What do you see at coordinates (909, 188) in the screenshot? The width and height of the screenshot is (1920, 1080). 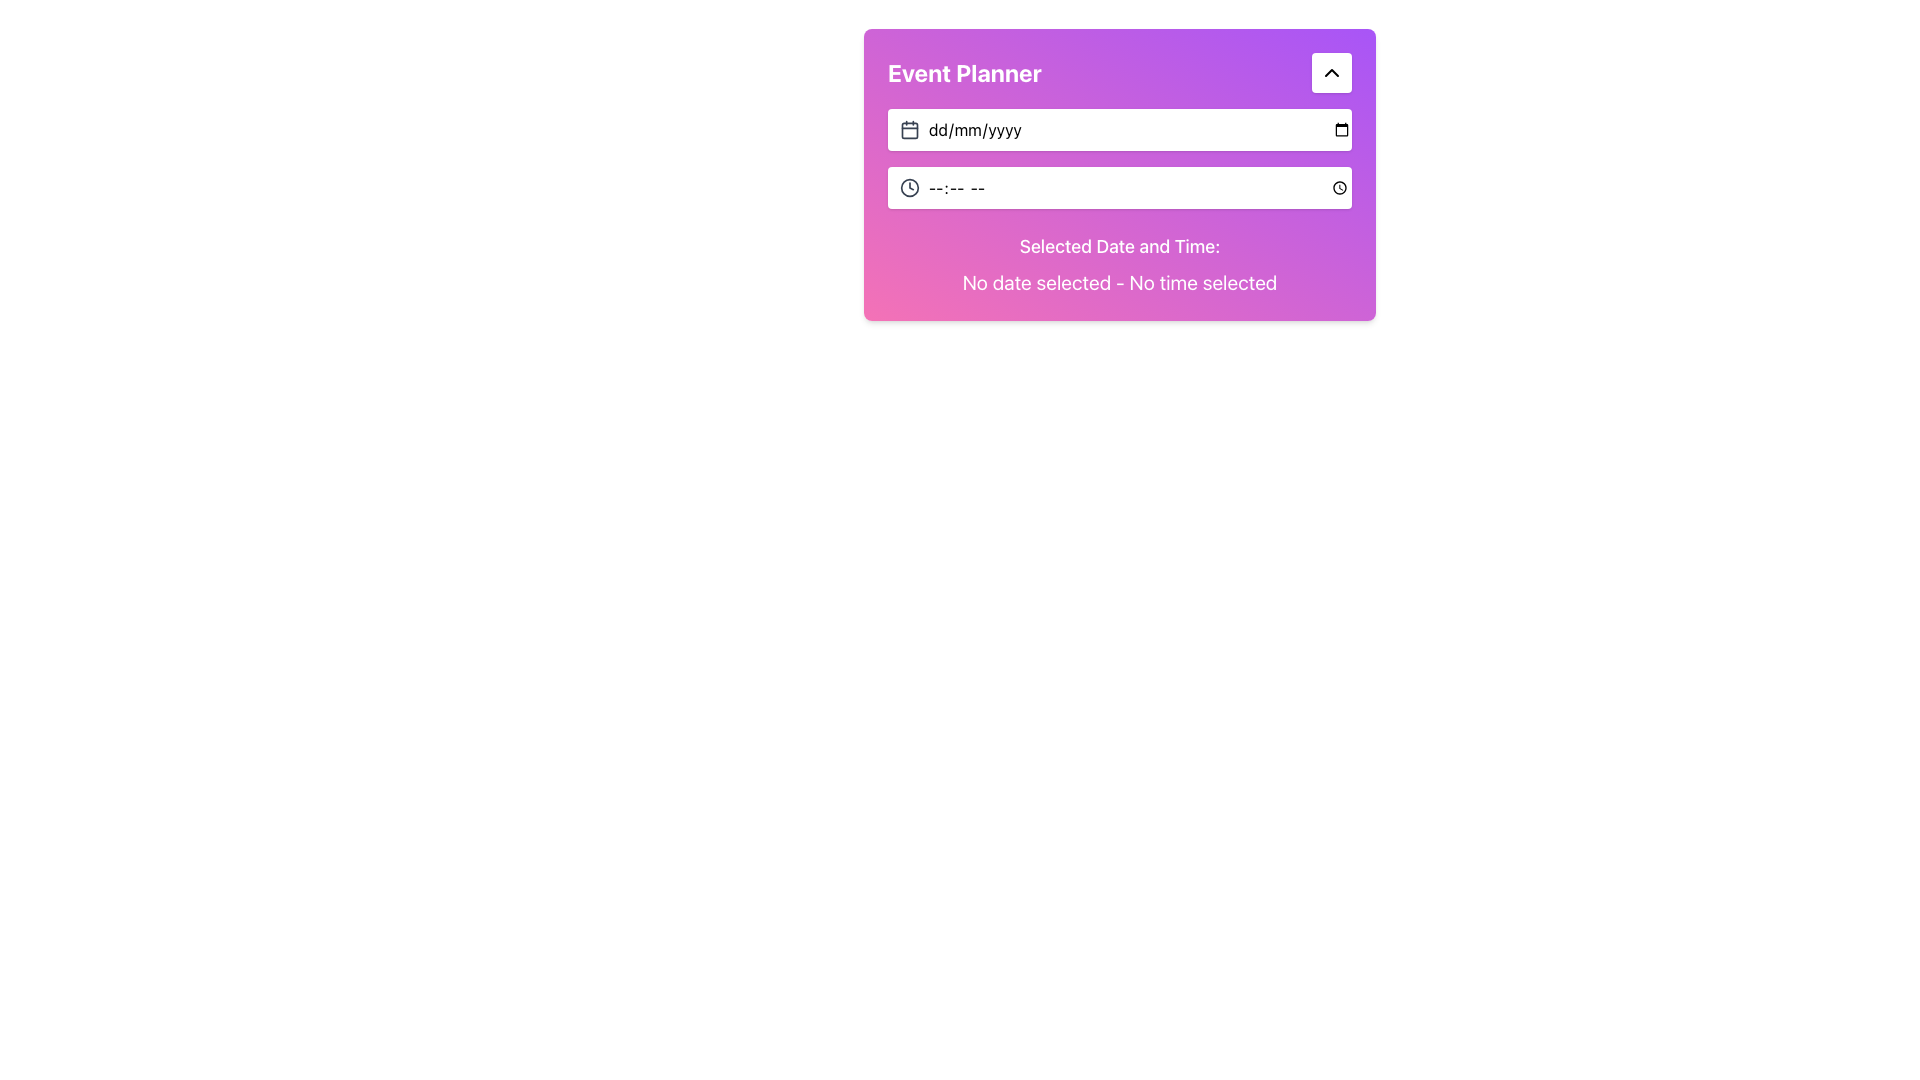 I see `the clock icon with a circular border, located on the left side of the time selection input field in the 'Event Planner' panel` at bounding box center [909, 188].